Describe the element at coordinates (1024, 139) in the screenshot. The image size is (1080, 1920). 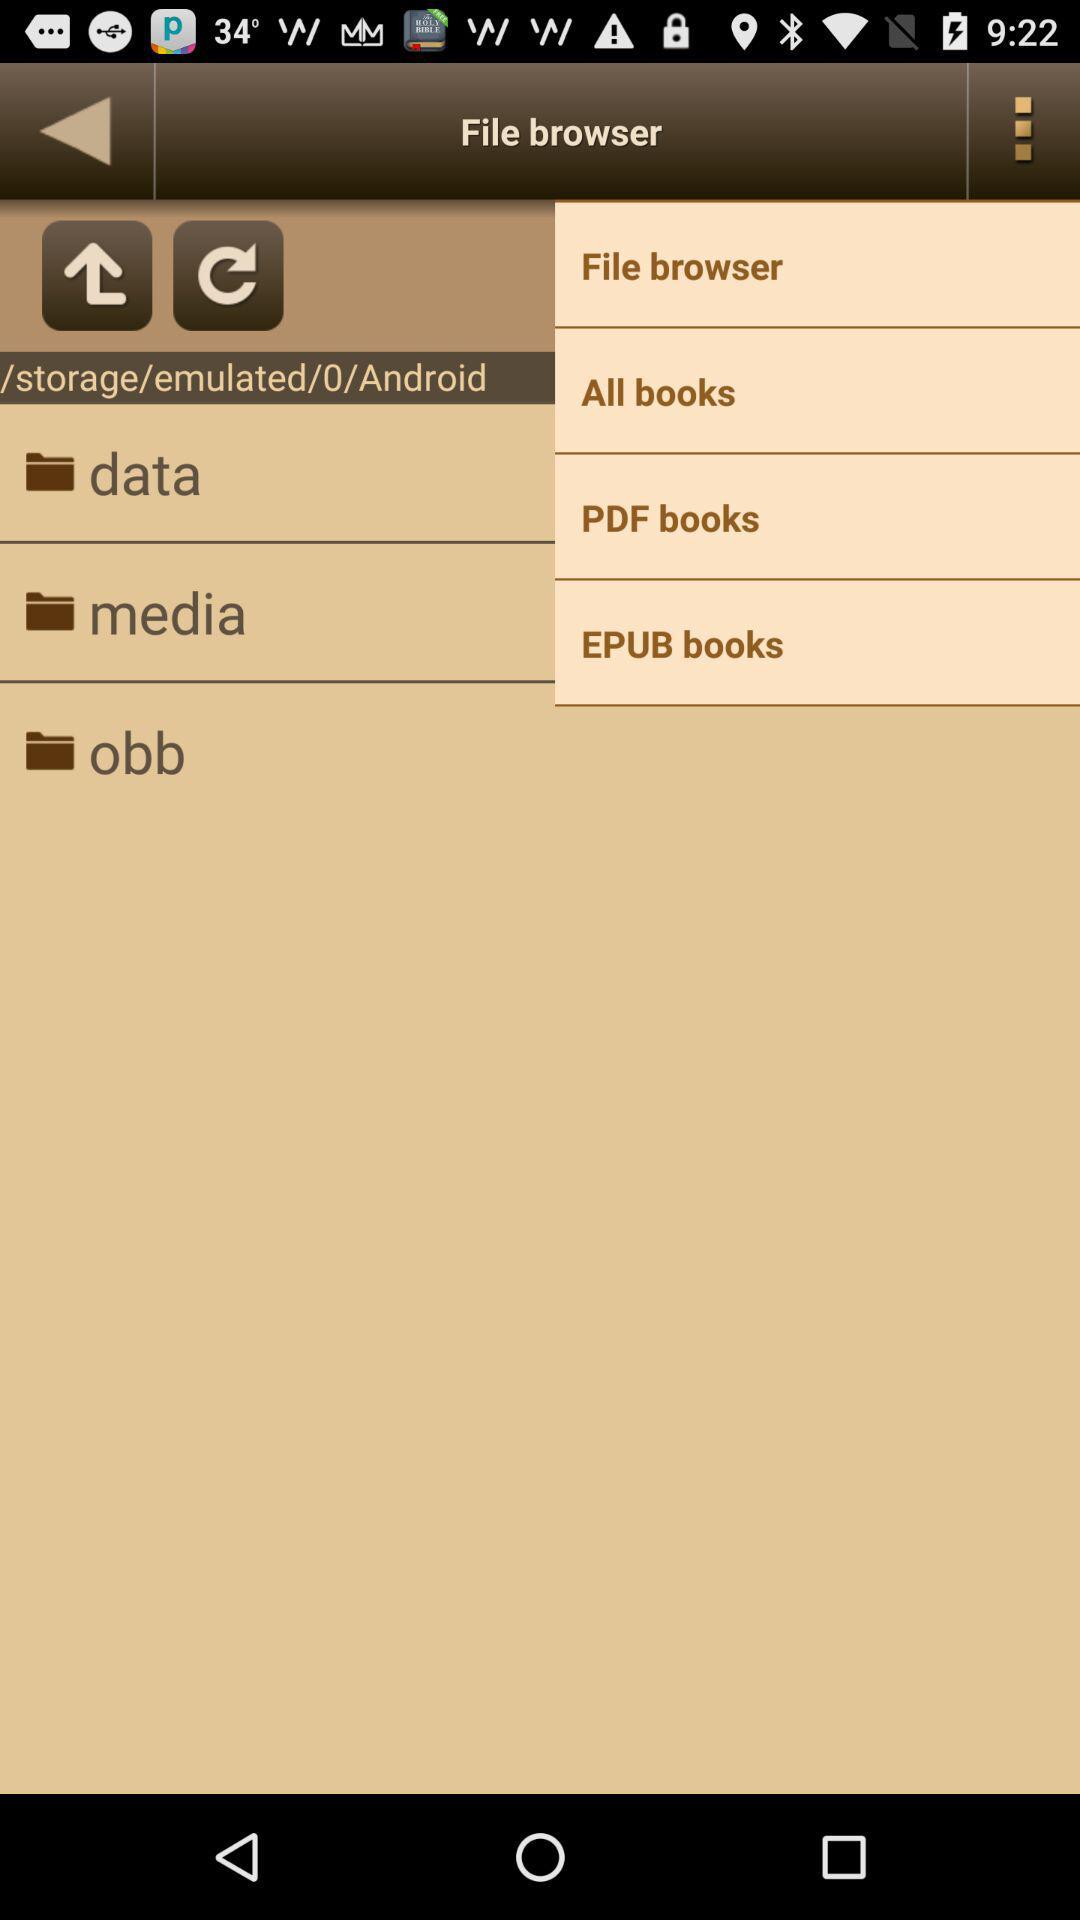
I see `the more icon` at that location.